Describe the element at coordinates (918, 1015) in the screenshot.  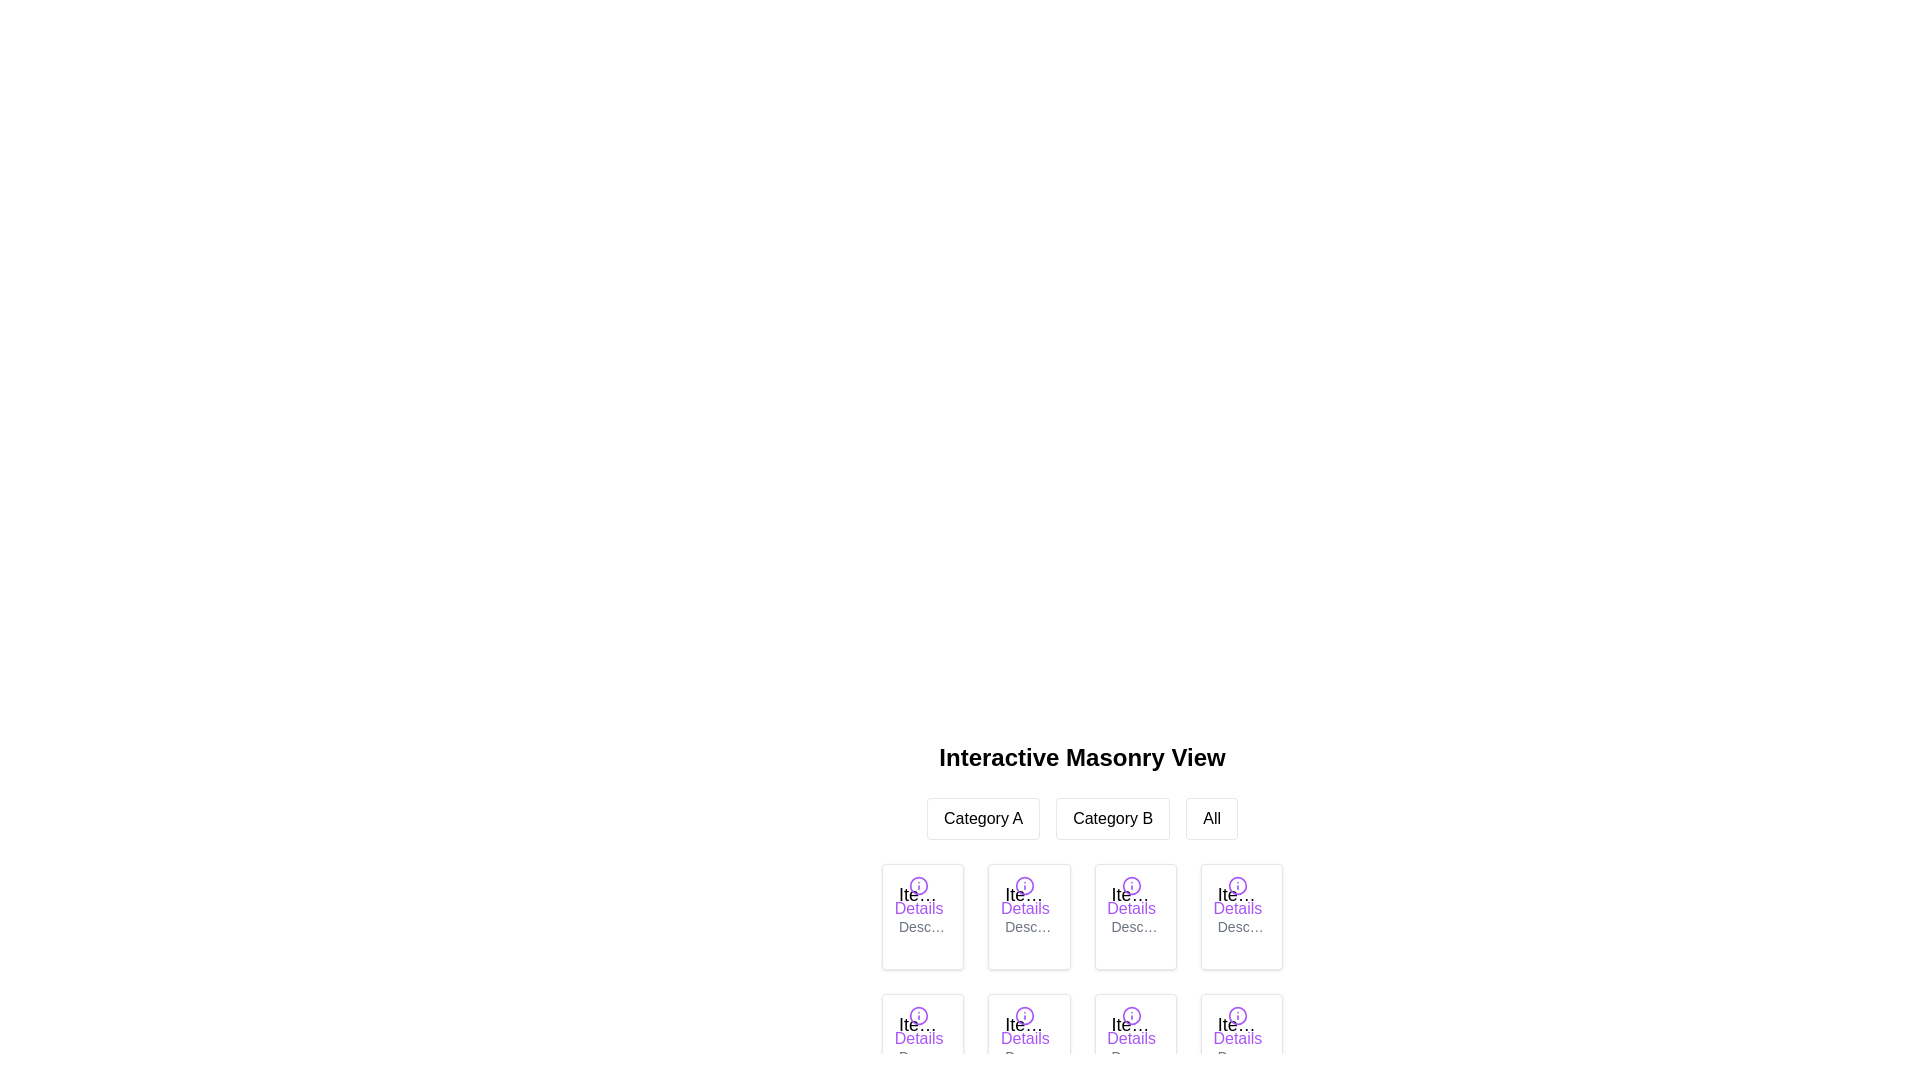
I see `the SVG-based icon located at the top-right of the first card in the second row` at that location.